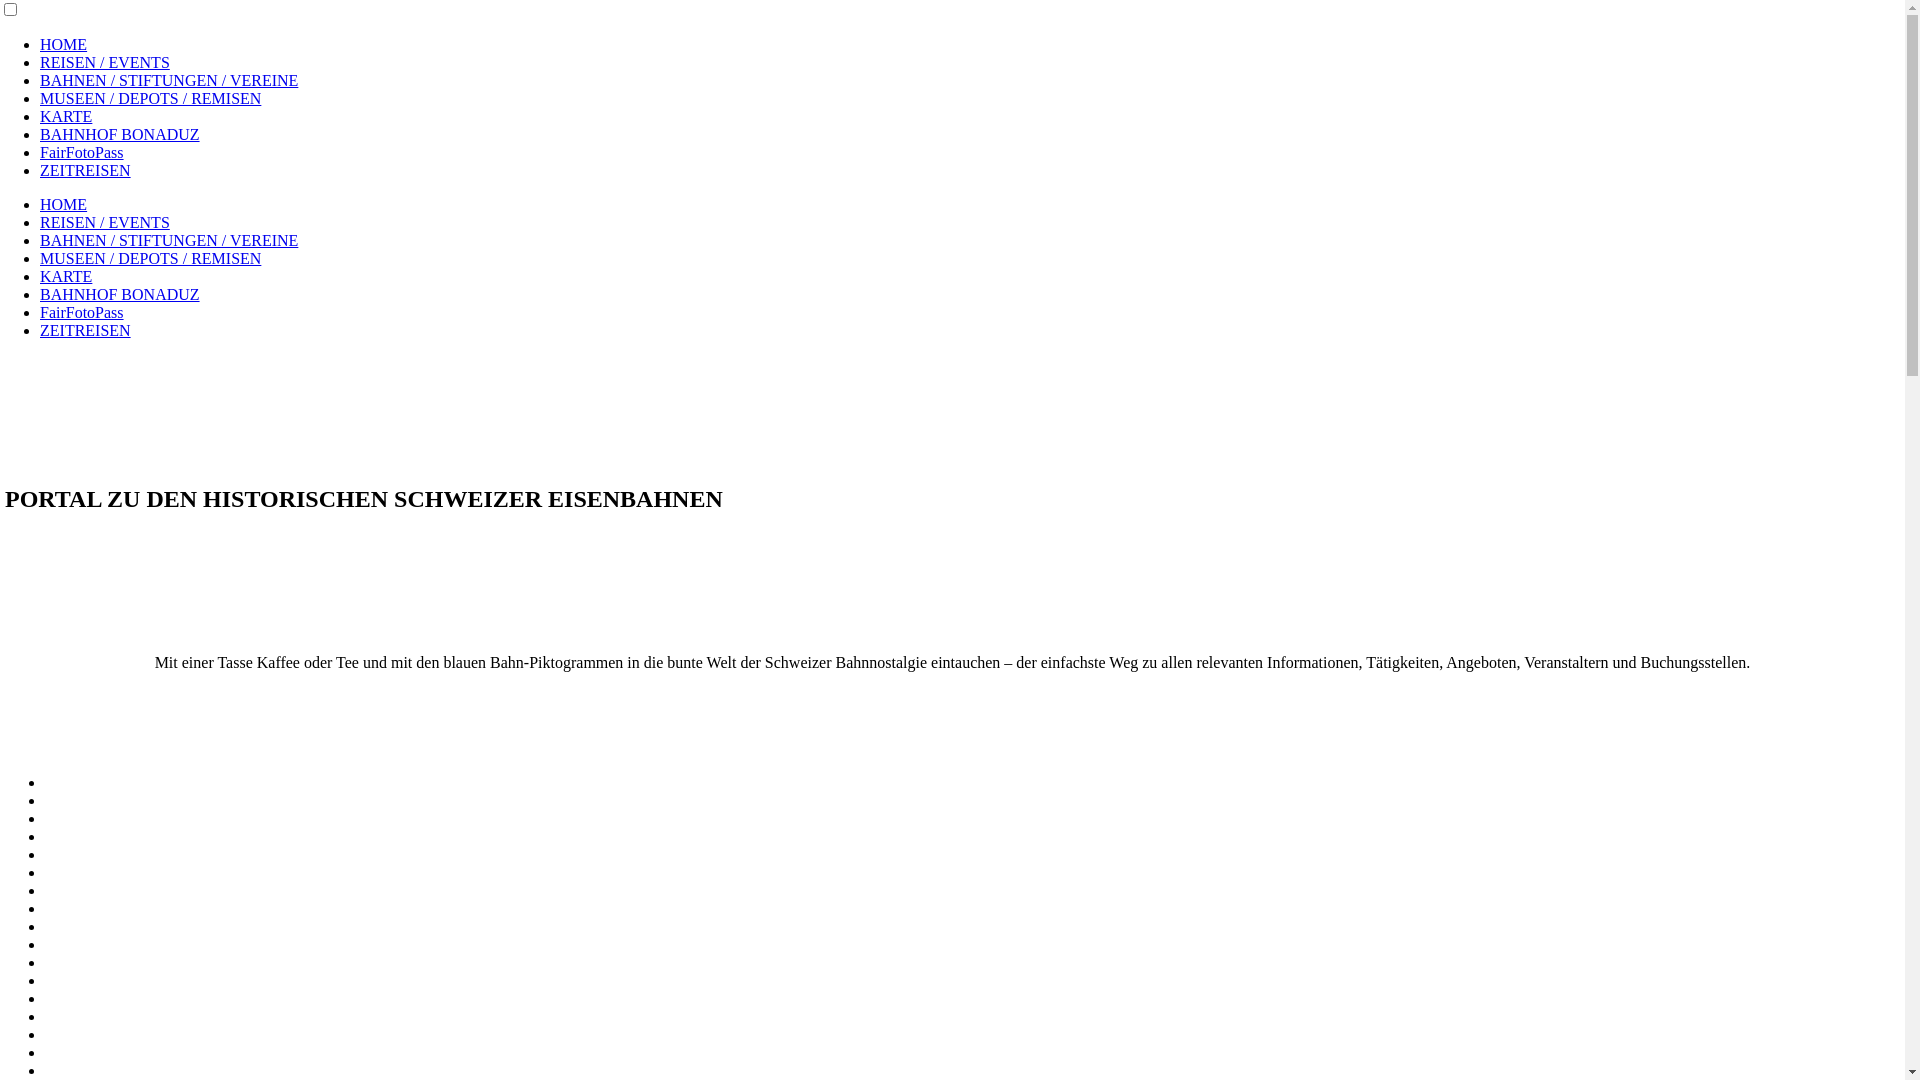 Image resolution: width=1920 pixels, height=1080 pixels. I want to click on 'BAHNHOF BONADUZ', so click(119, 294).